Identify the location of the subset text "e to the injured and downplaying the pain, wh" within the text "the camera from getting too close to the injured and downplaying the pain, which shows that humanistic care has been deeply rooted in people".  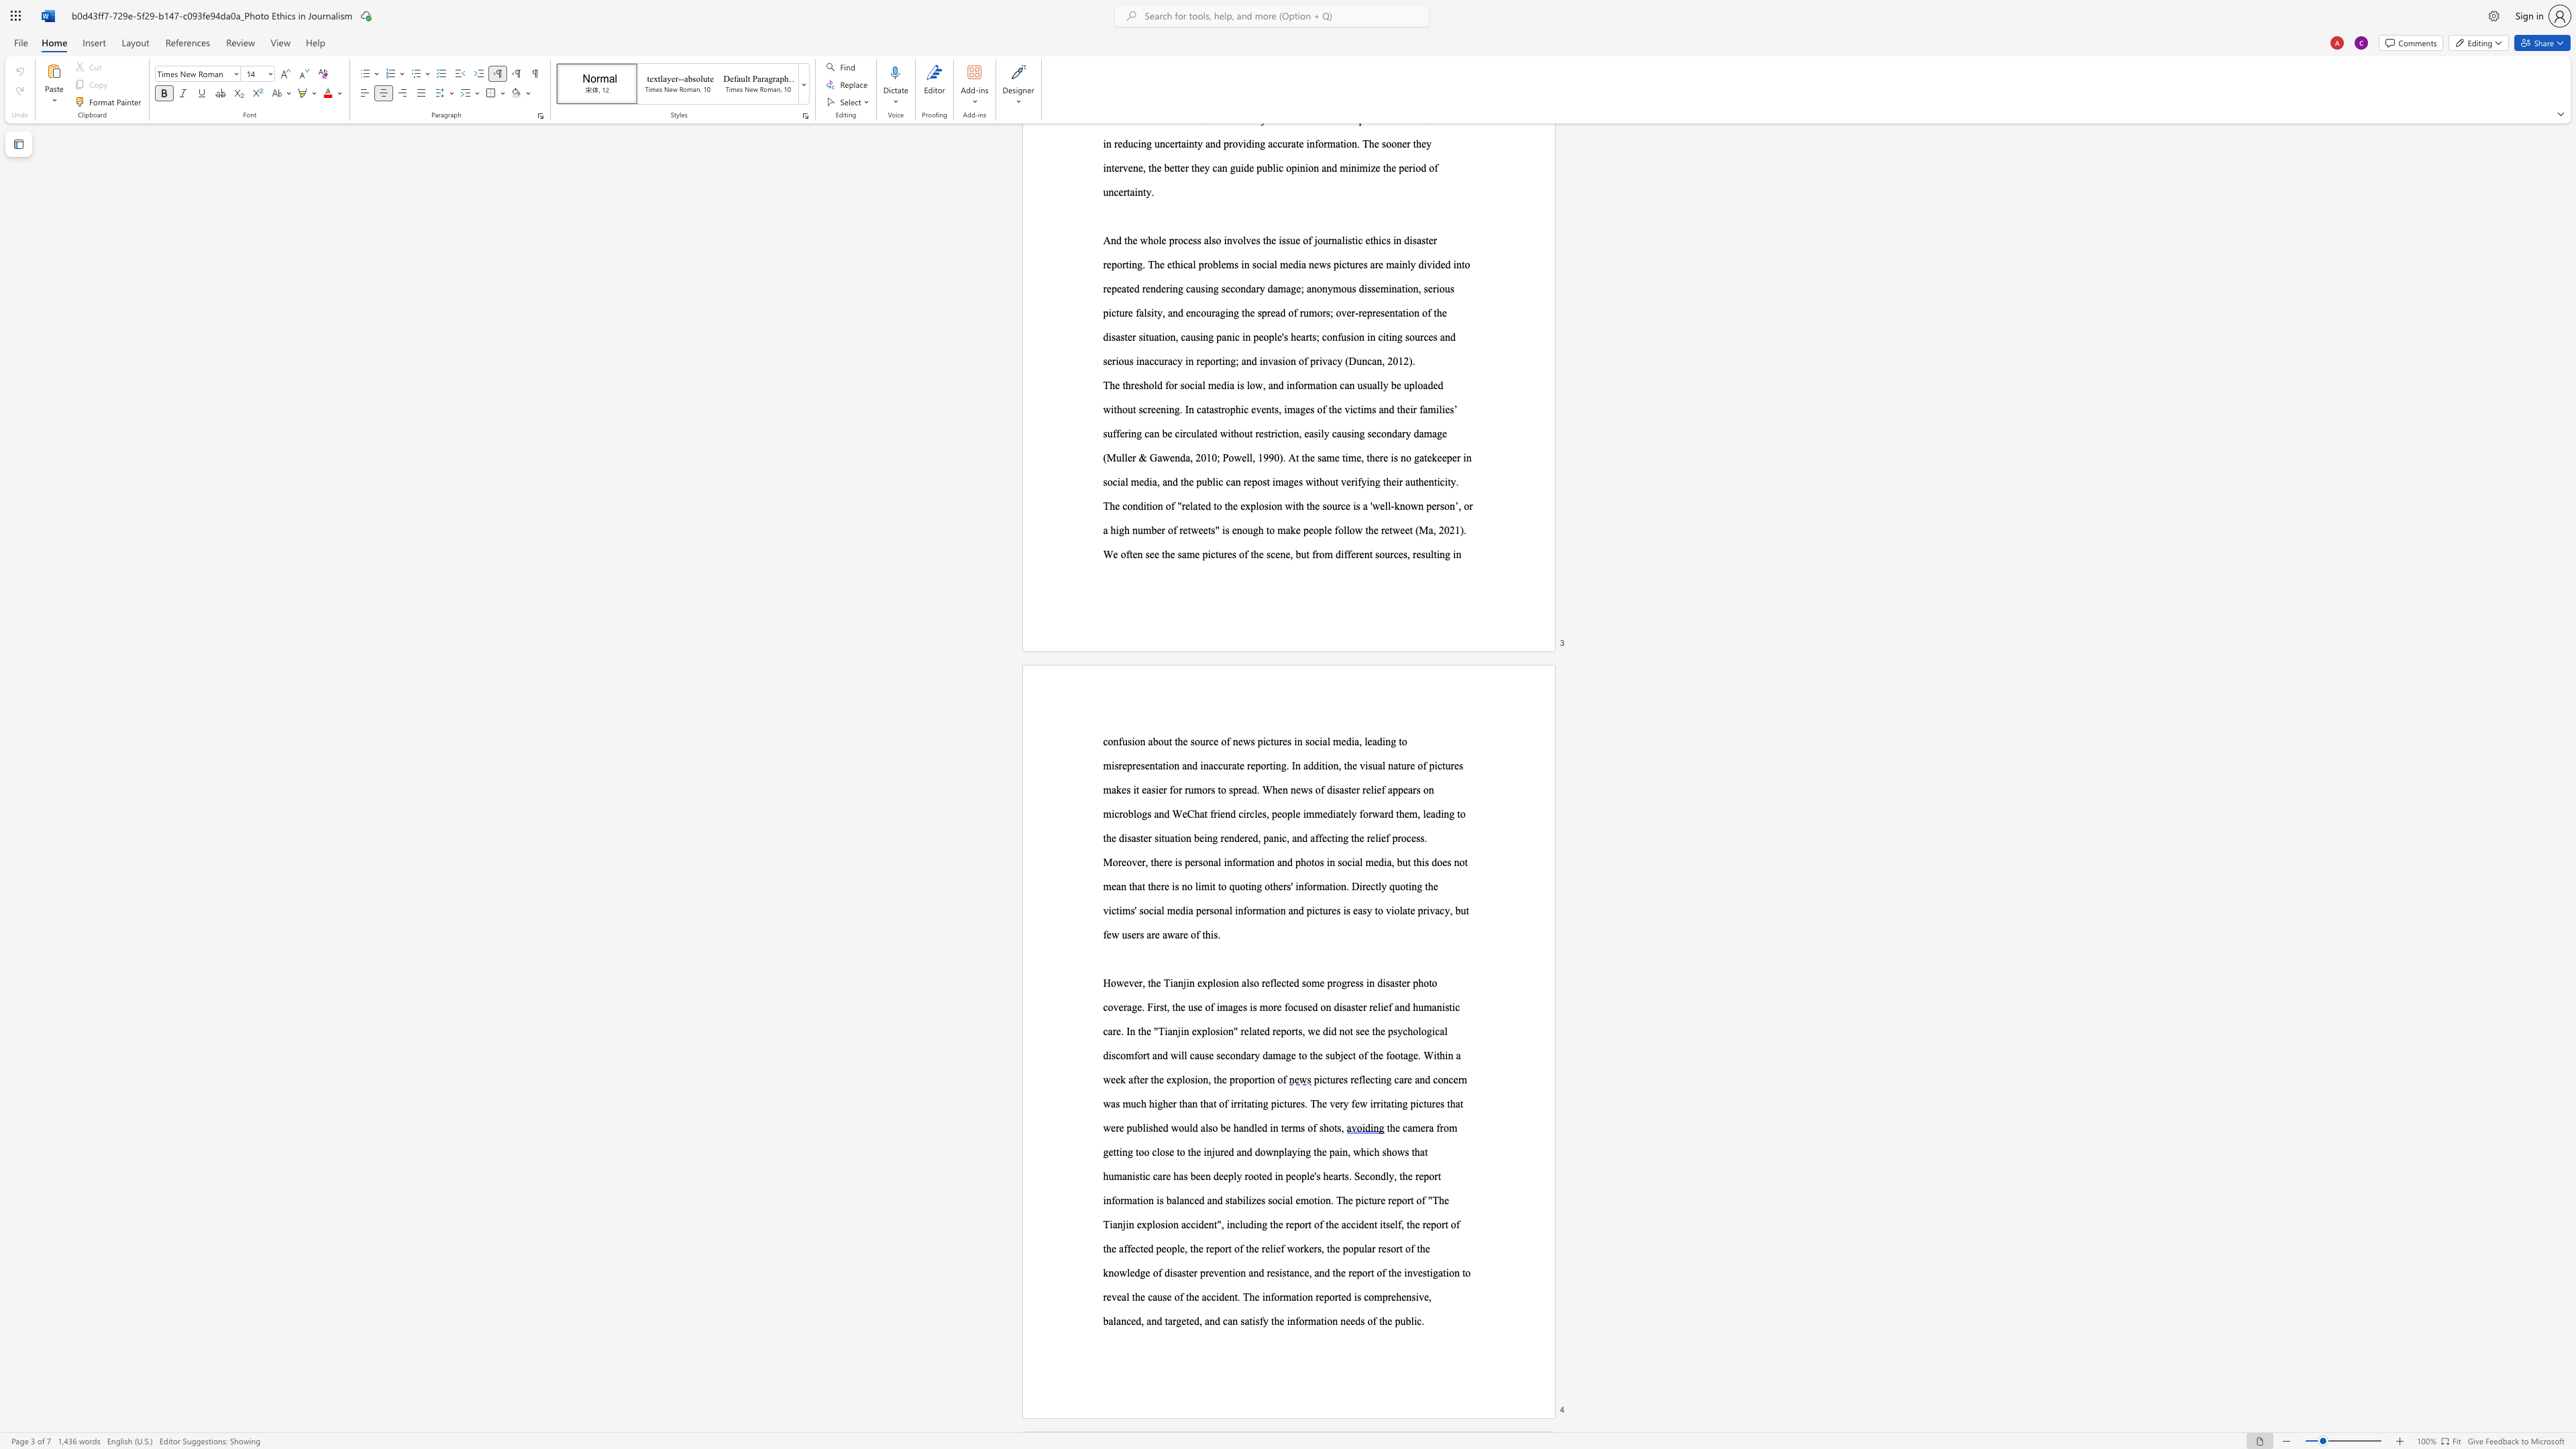
(1168, 1150).